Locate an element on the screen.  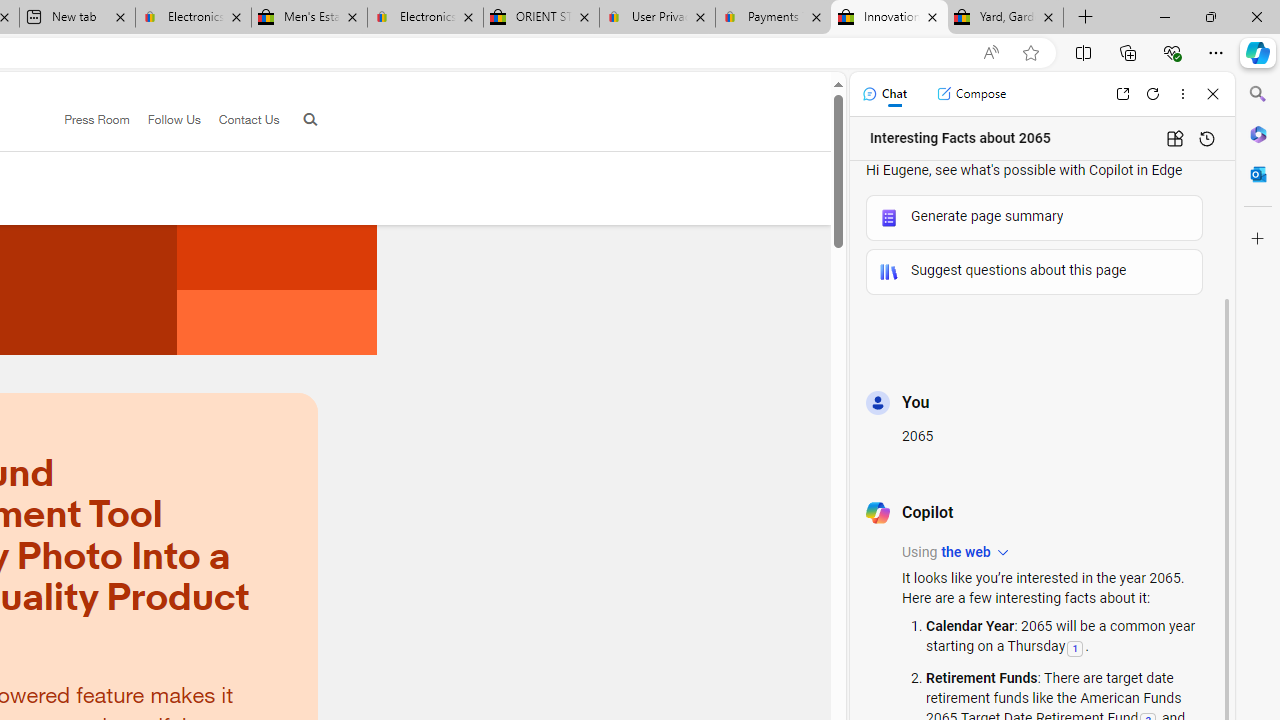
'Chat' is located at coordinates (883, 93).